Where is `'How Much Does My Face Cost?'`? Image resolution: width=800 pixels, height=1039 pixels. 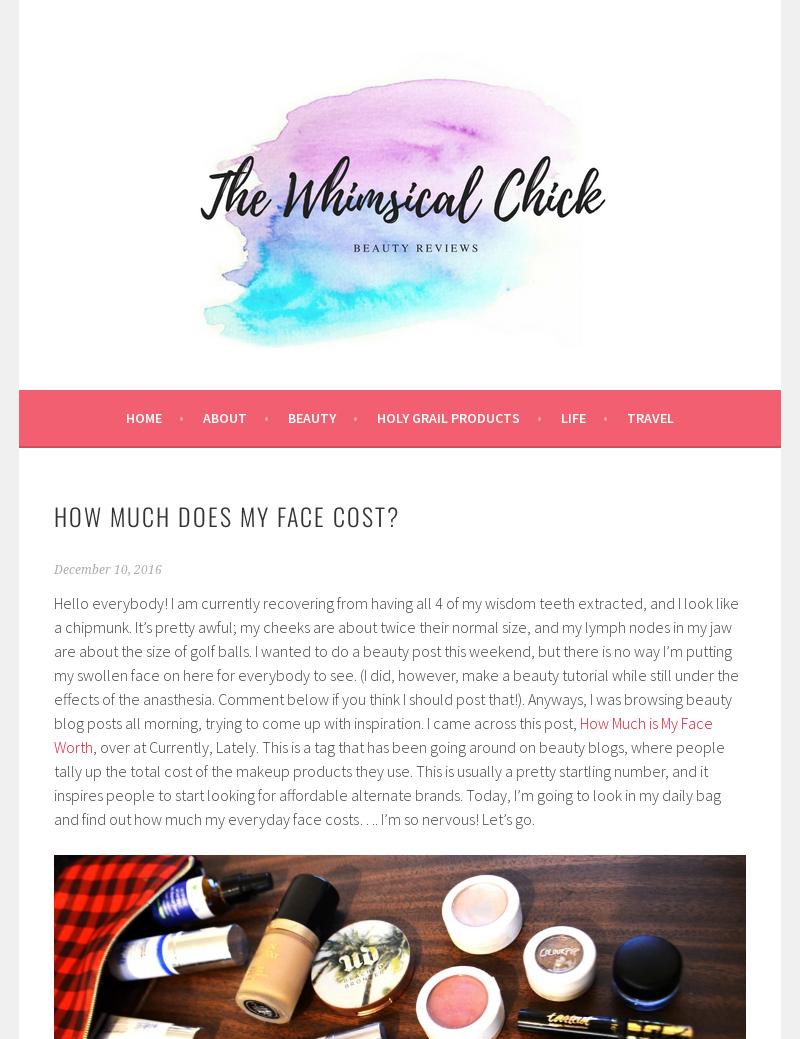
'How Much Does My Face Cost?' is located at coordinates (227, 514).